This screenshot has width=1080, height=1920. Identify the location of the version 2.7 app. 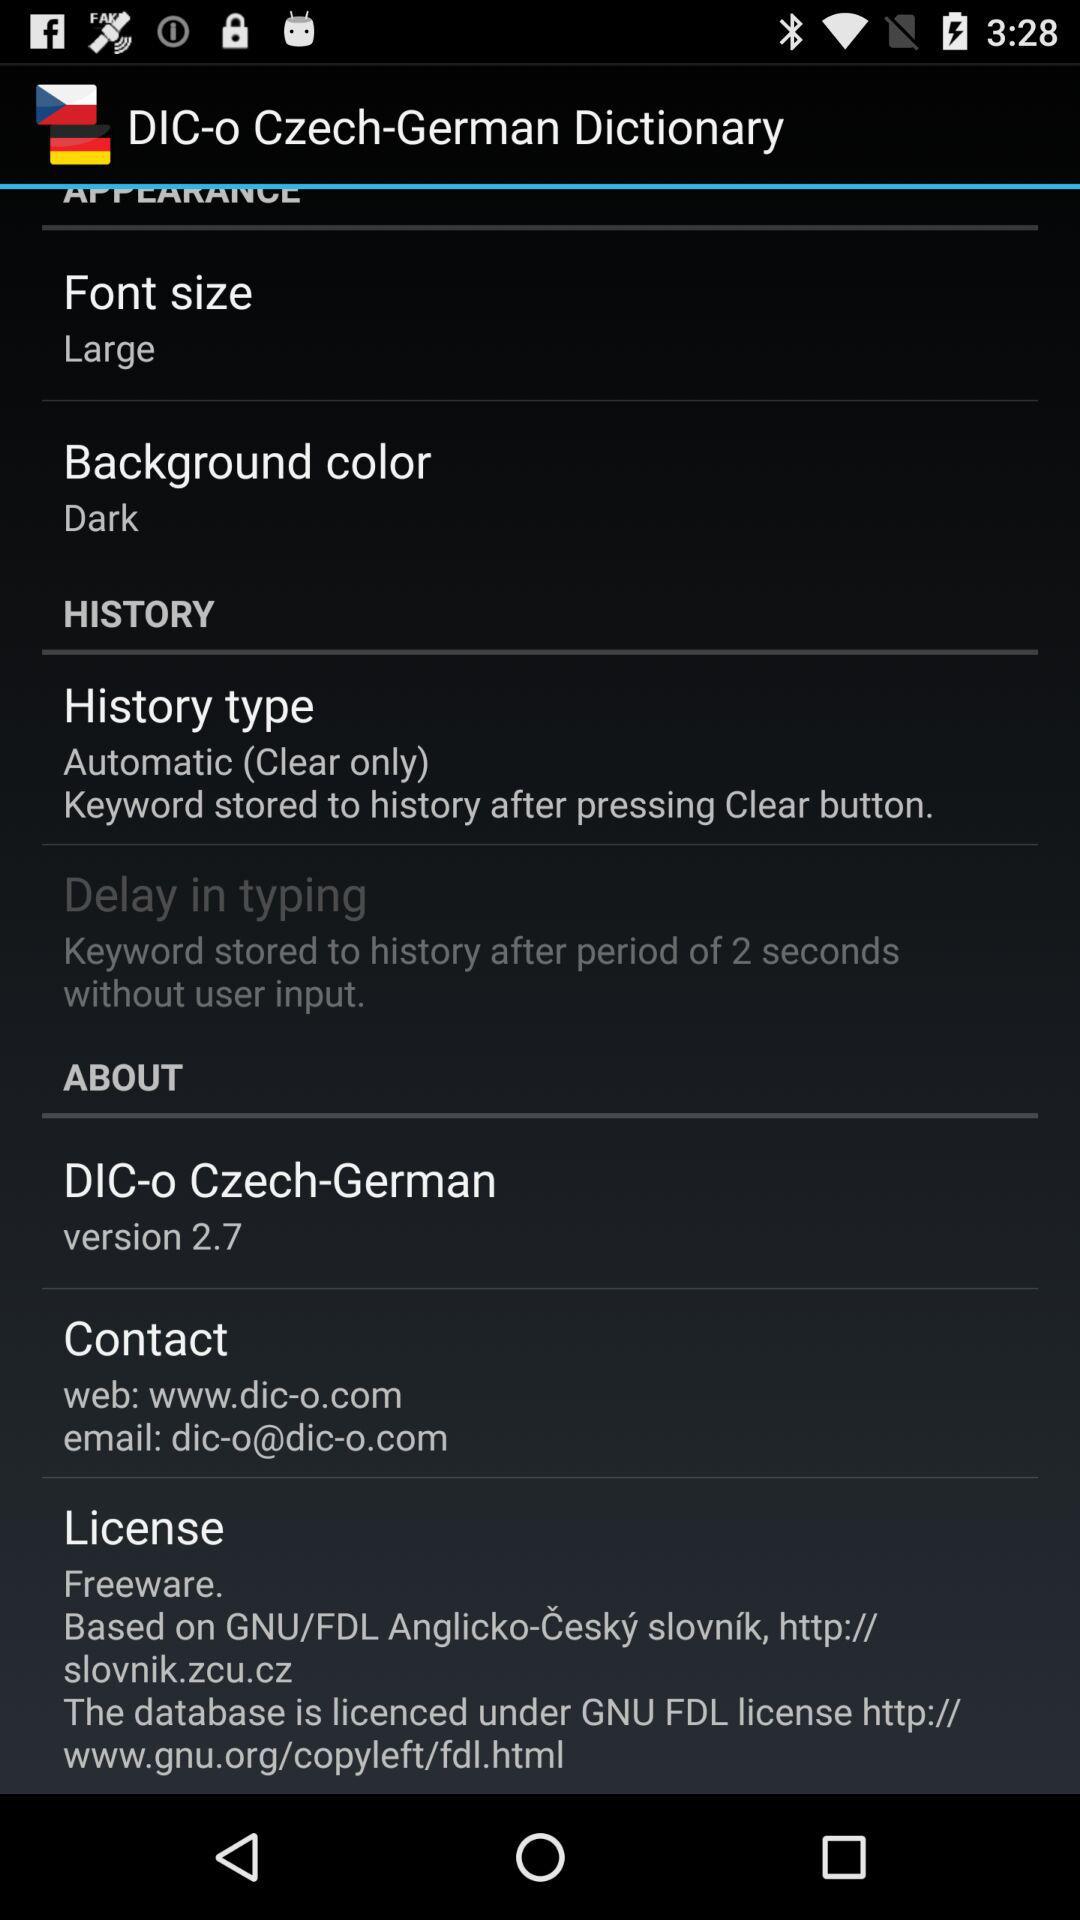
(152, 1234).